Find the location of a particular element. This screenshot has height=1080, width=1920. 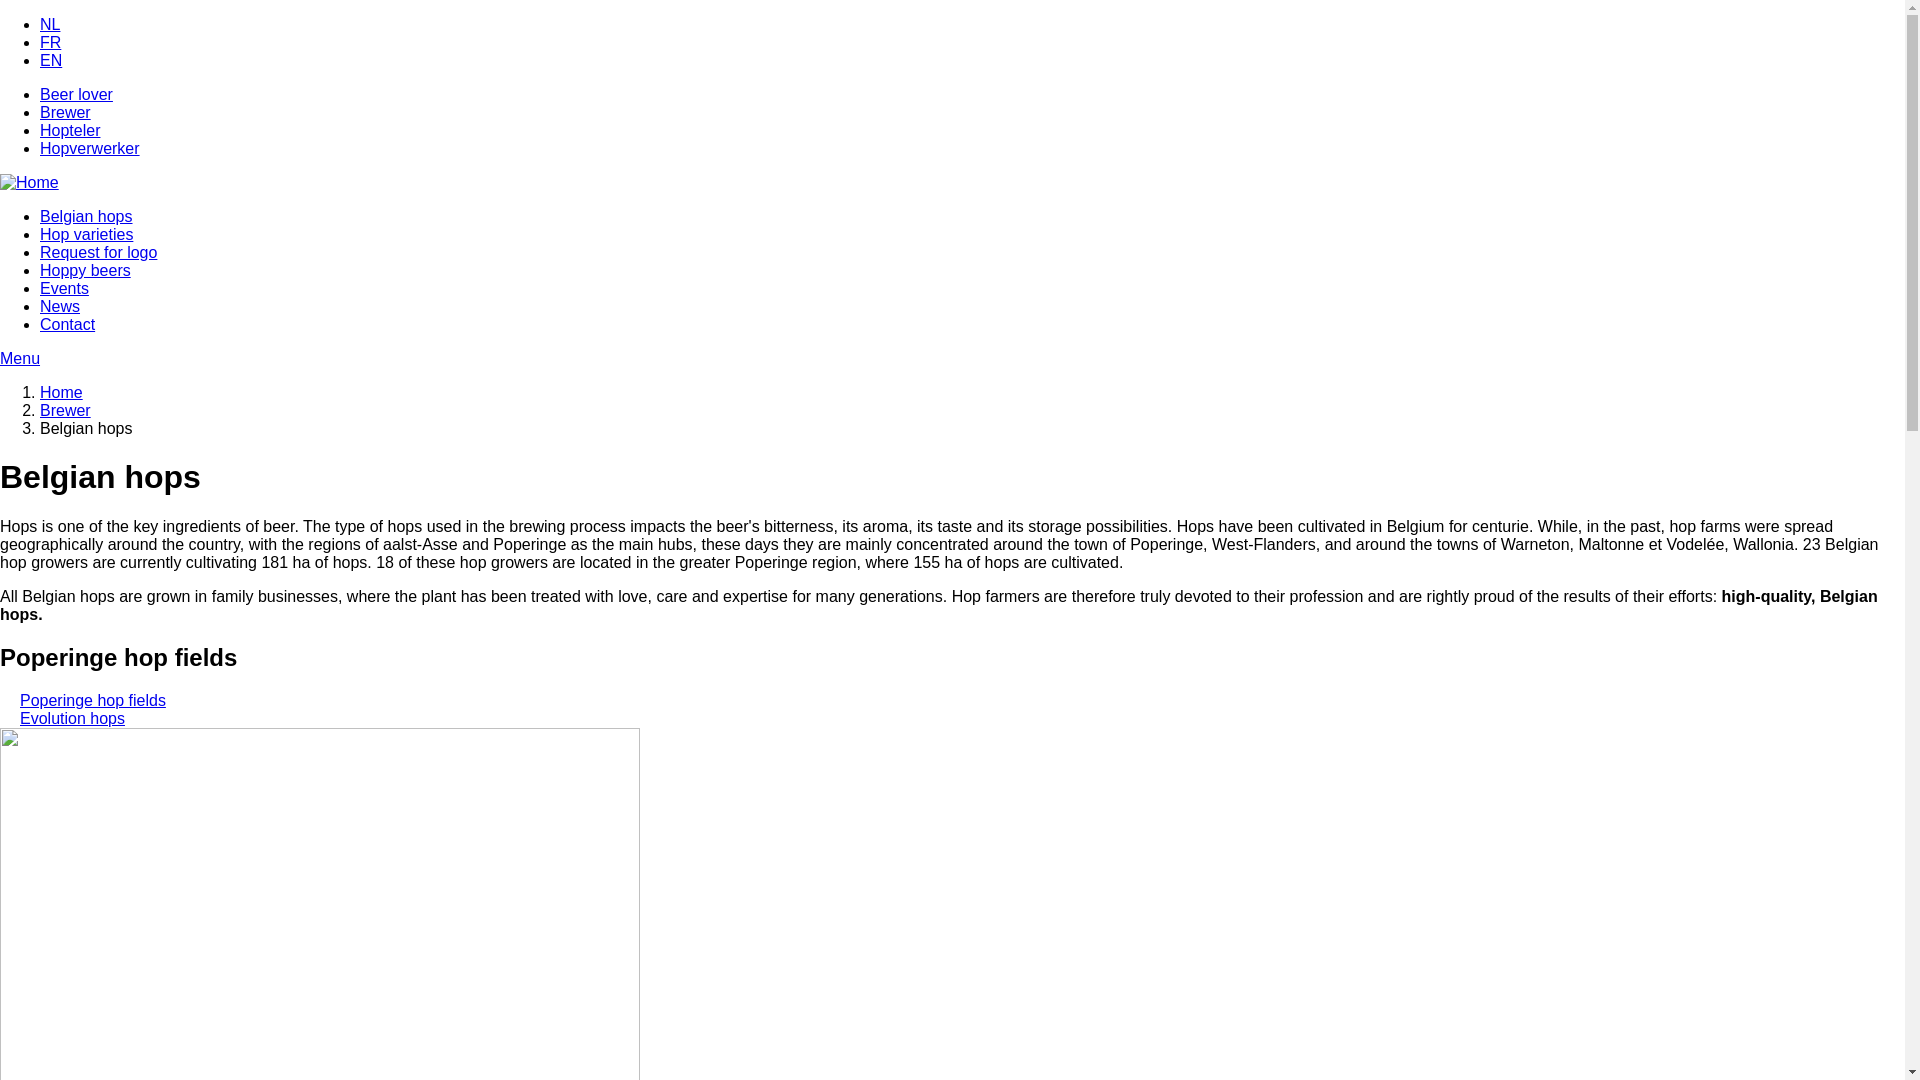

'Brewer' is located at coordinates (39, 112).